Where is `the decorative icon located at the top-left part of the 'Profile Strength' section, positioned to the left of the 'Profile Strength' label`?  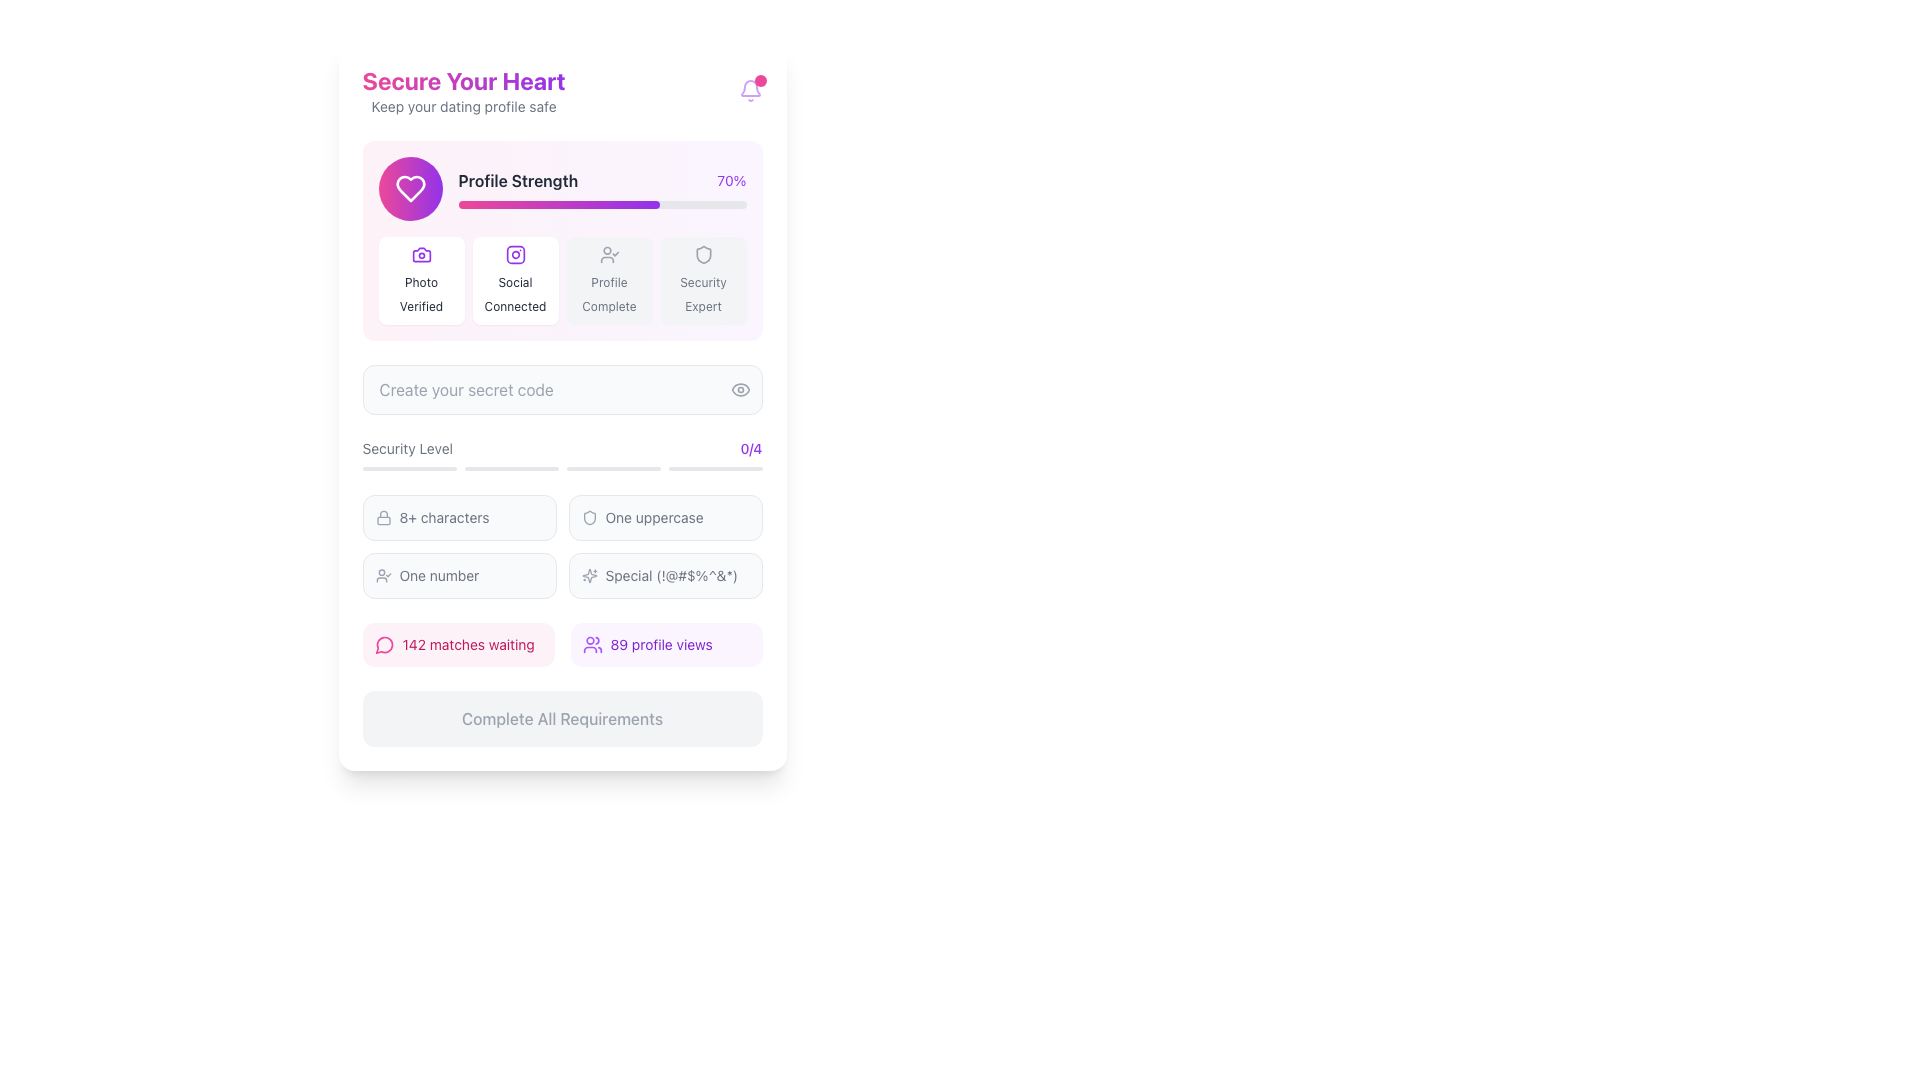 the decorative icon located at the top-left part of the 'Profile Strength' section, positioned to the left of the 'Profile Strength' label is located at coordinates (409, 189).